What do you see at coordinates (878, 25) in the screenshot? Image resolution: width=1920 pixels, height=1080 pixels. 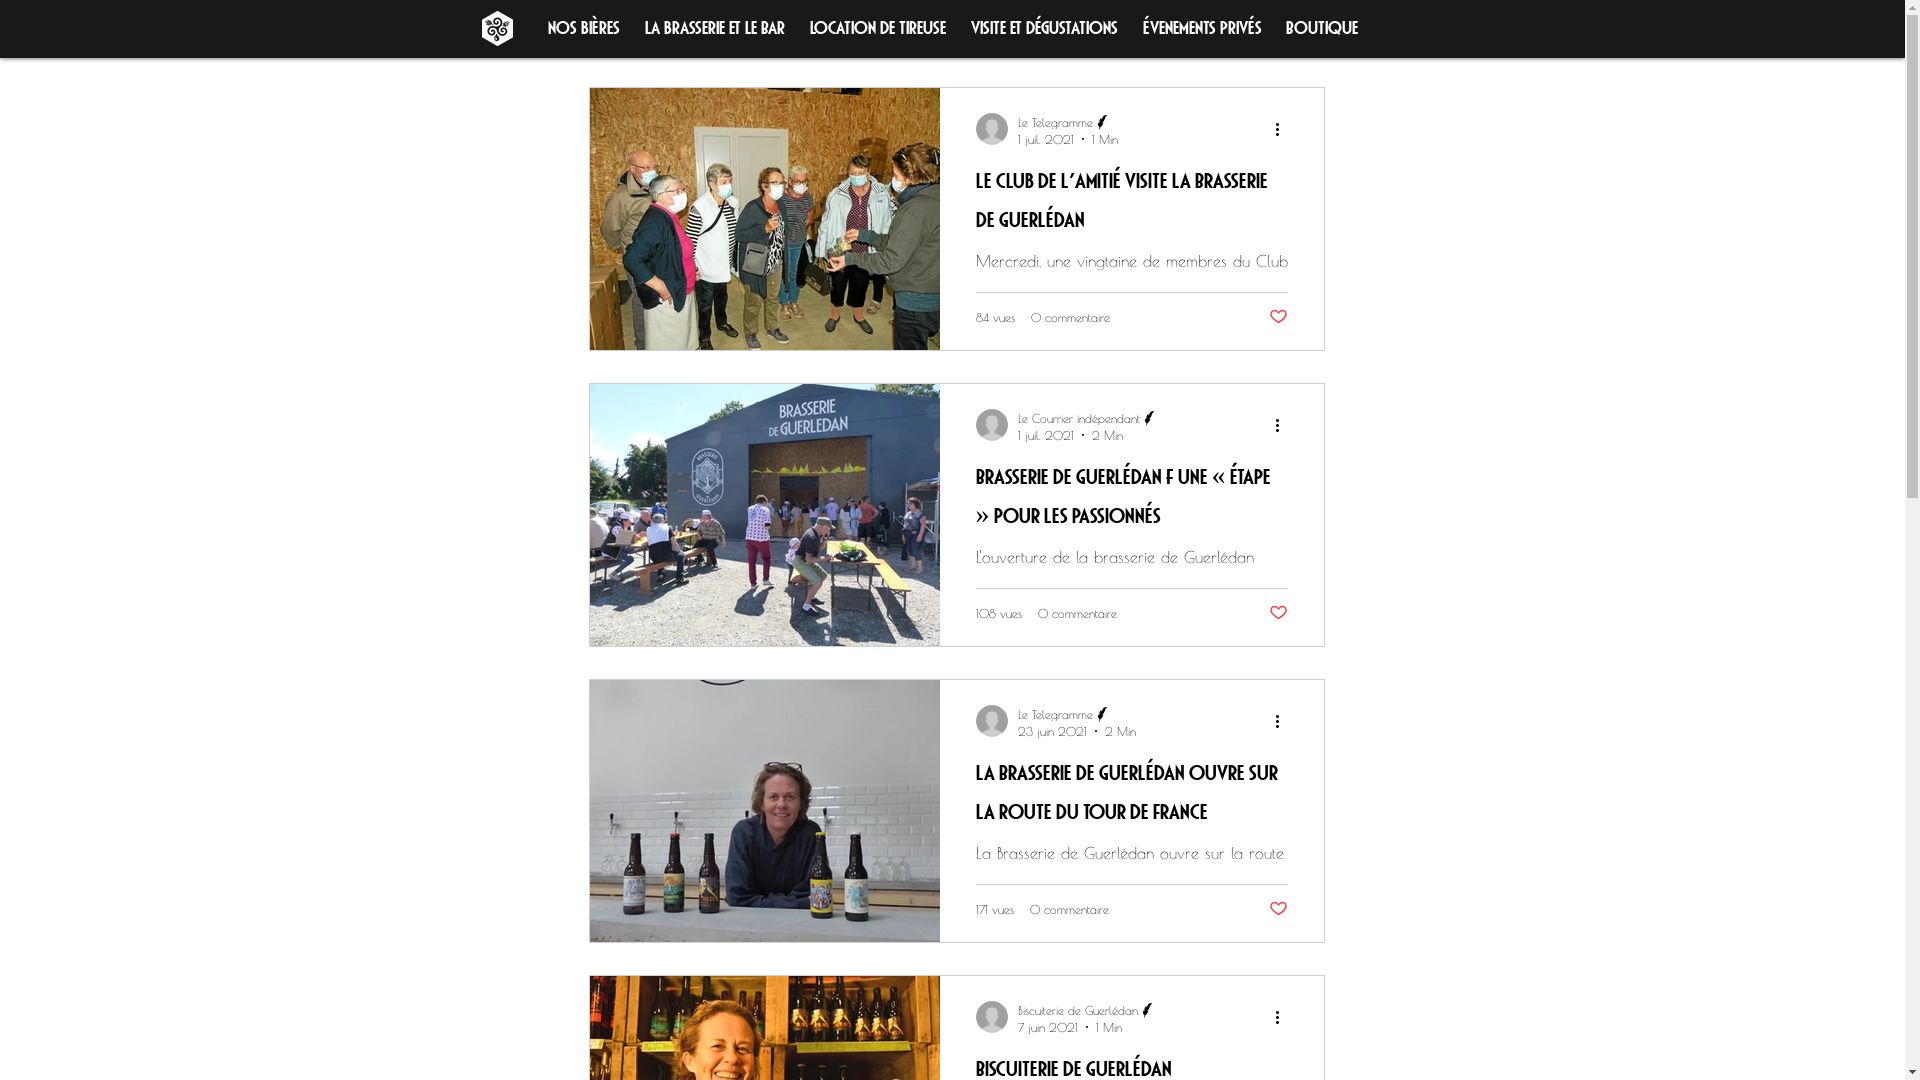 I see `'Location de tireuse'` at bounding box center [878, 25].